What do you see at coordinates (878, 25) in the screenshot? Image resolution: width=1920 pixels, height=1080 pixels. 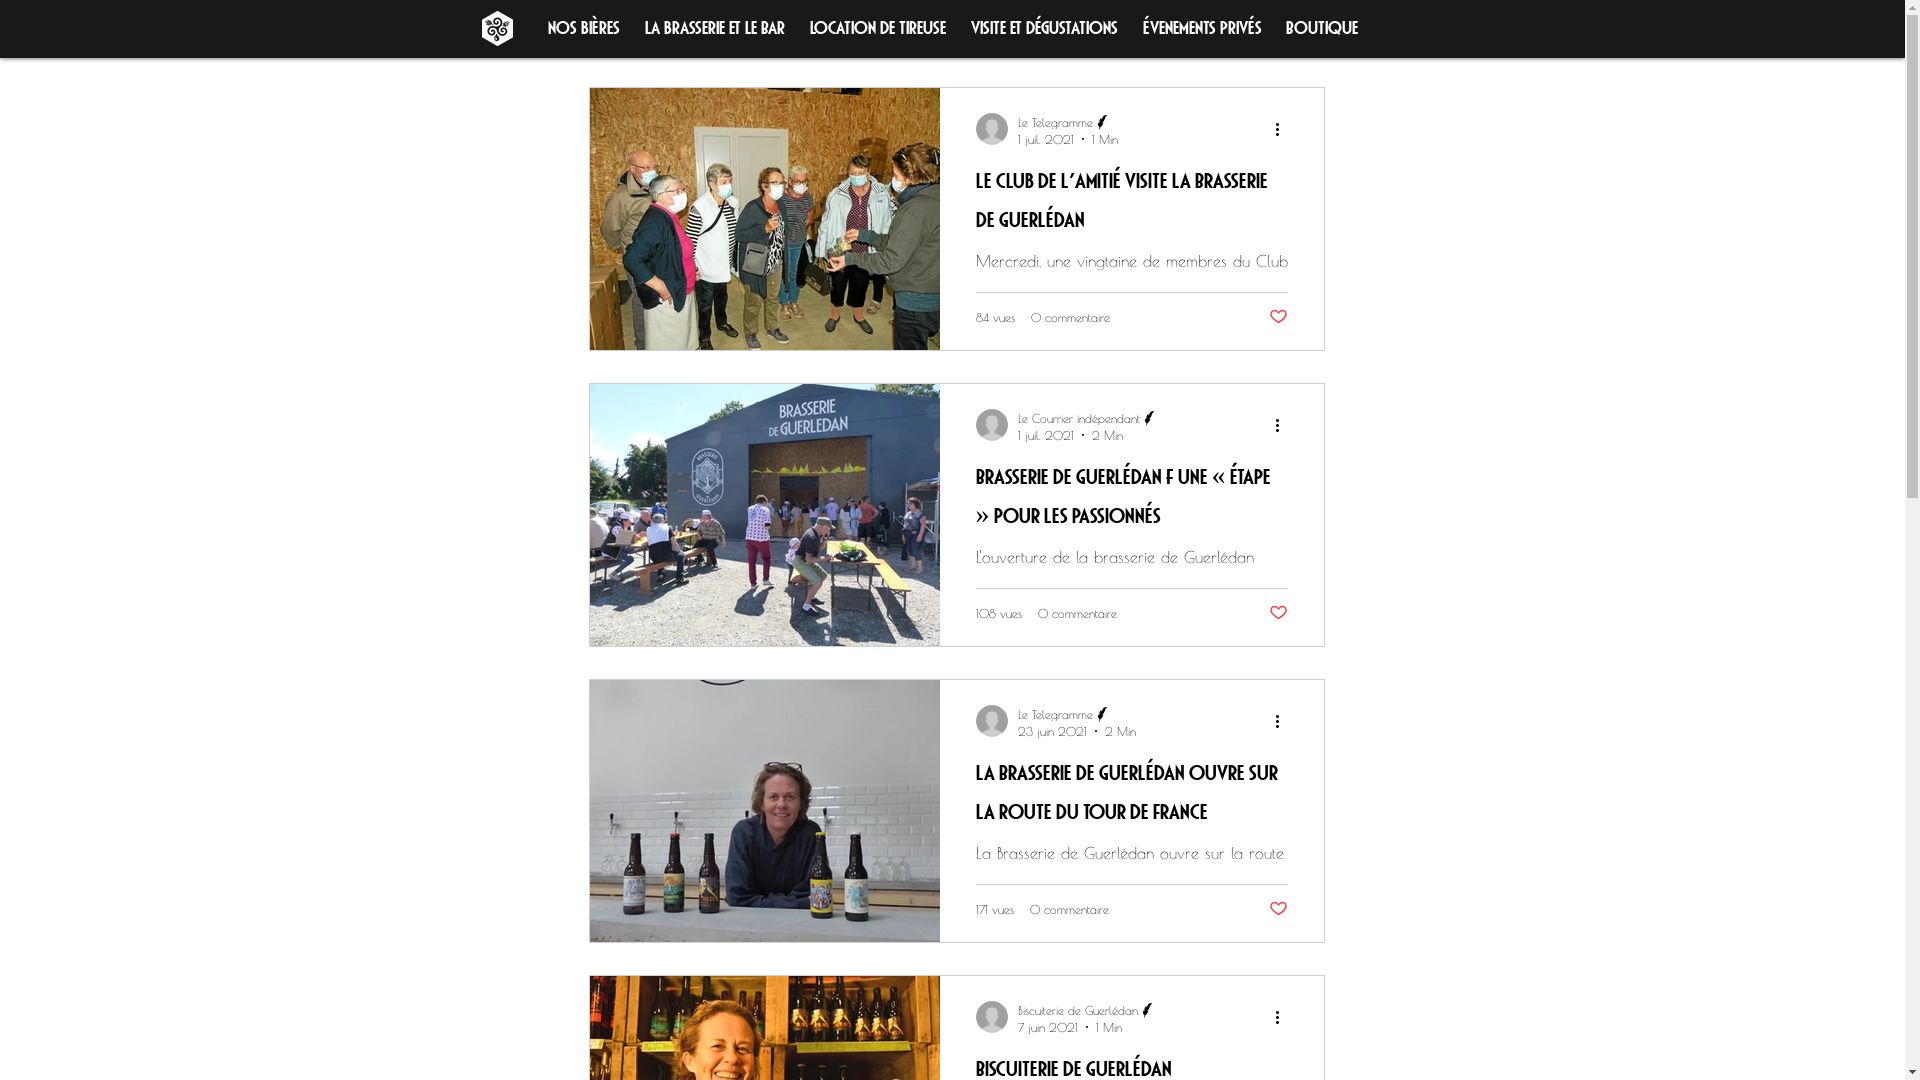 I see `'Location de tireuse'` at bounding box center [878, 25].